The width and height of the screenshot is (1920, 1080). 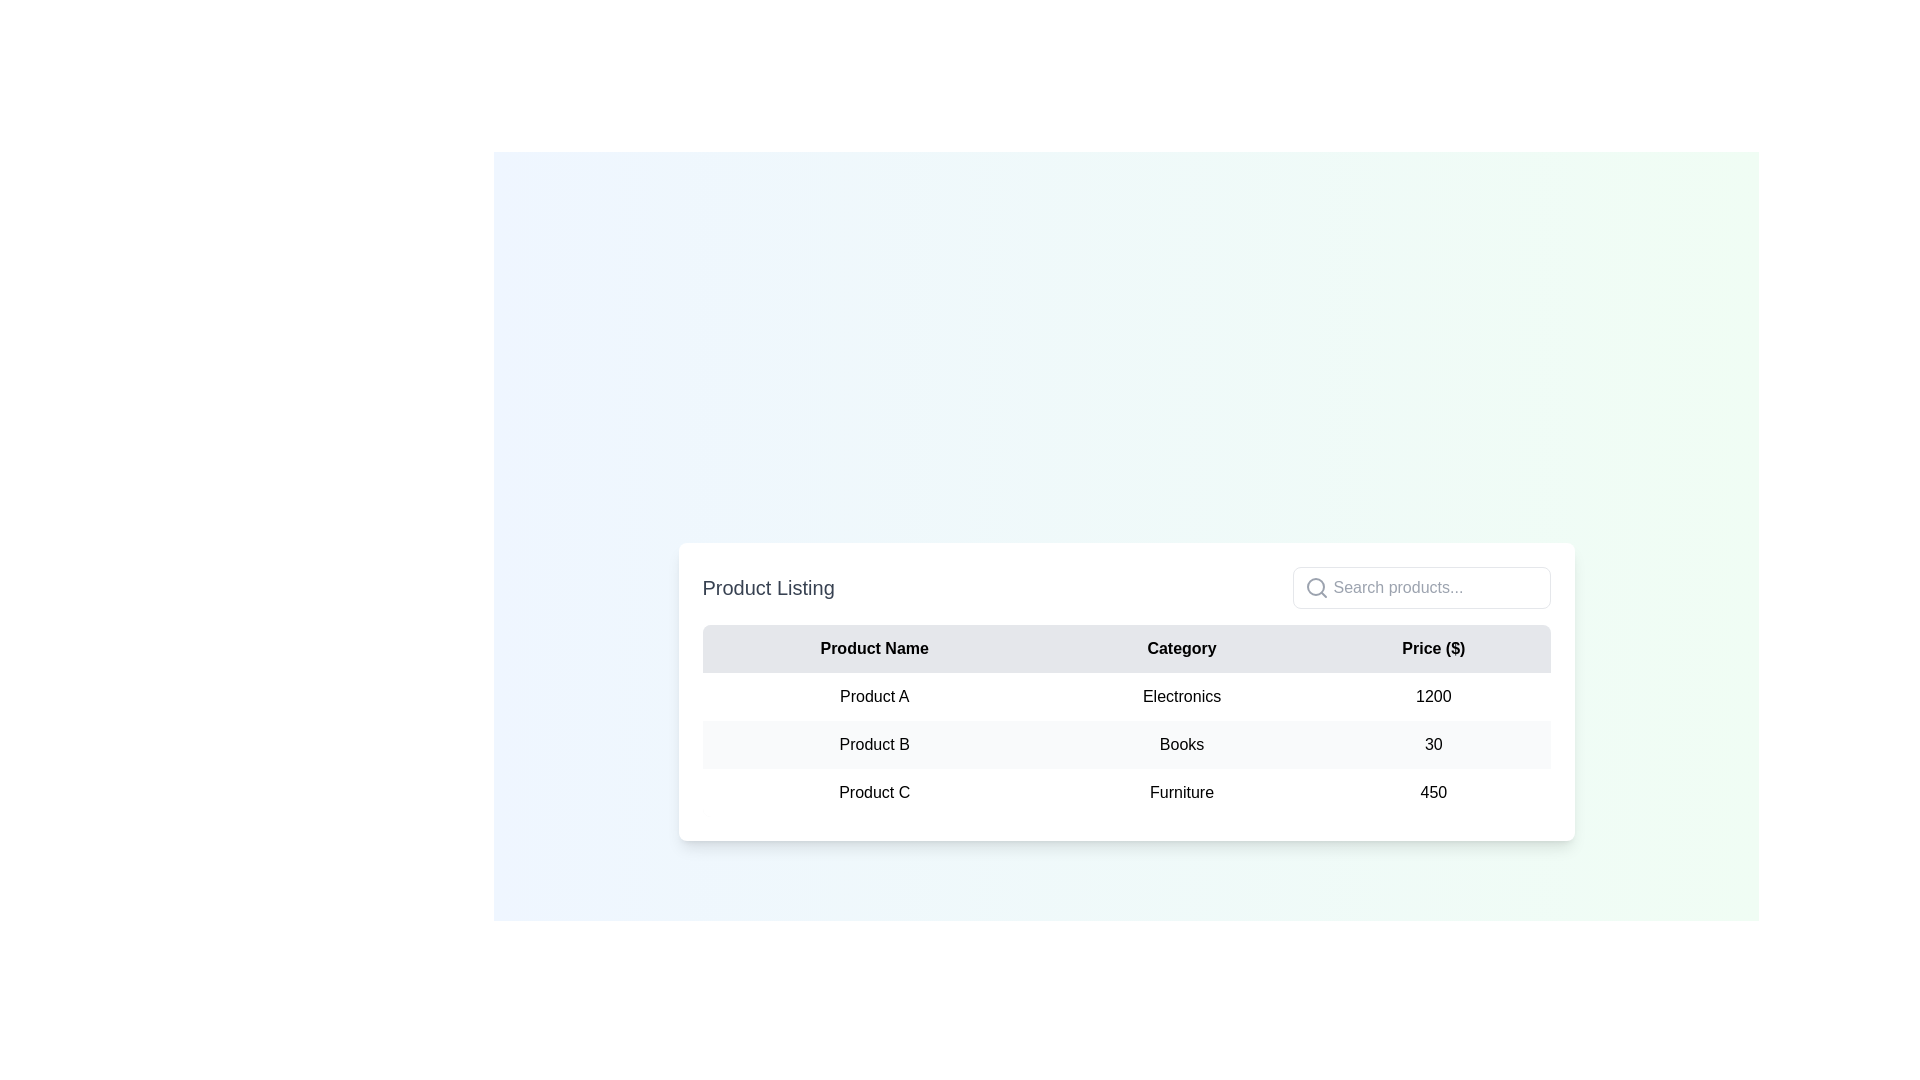 What do you see at coordinates (874, 648) in the screenshot?
I see `the 'Product Name' text label which is displayed in bold and centered style in the header row of a table interface` at bounding box center [874, 648].